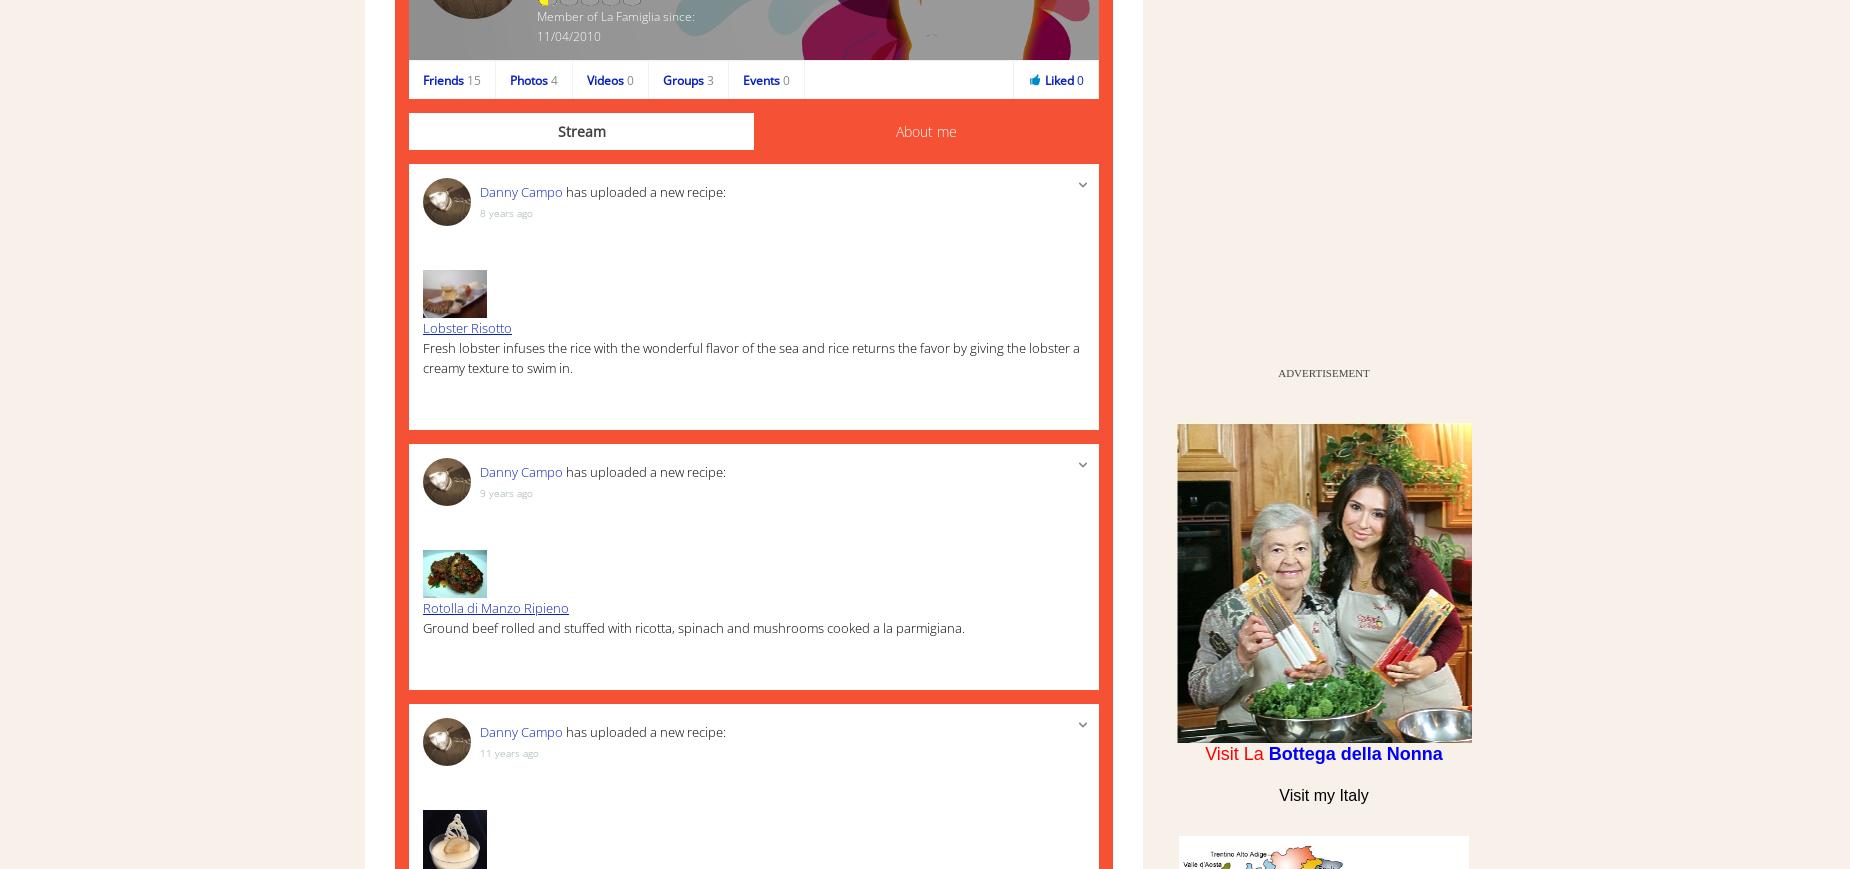 The width and height of the screenshot is (1850, 869). Describe the element at coordinates (1044, 78) in the screenshot. I see `'Liked'` at that location.